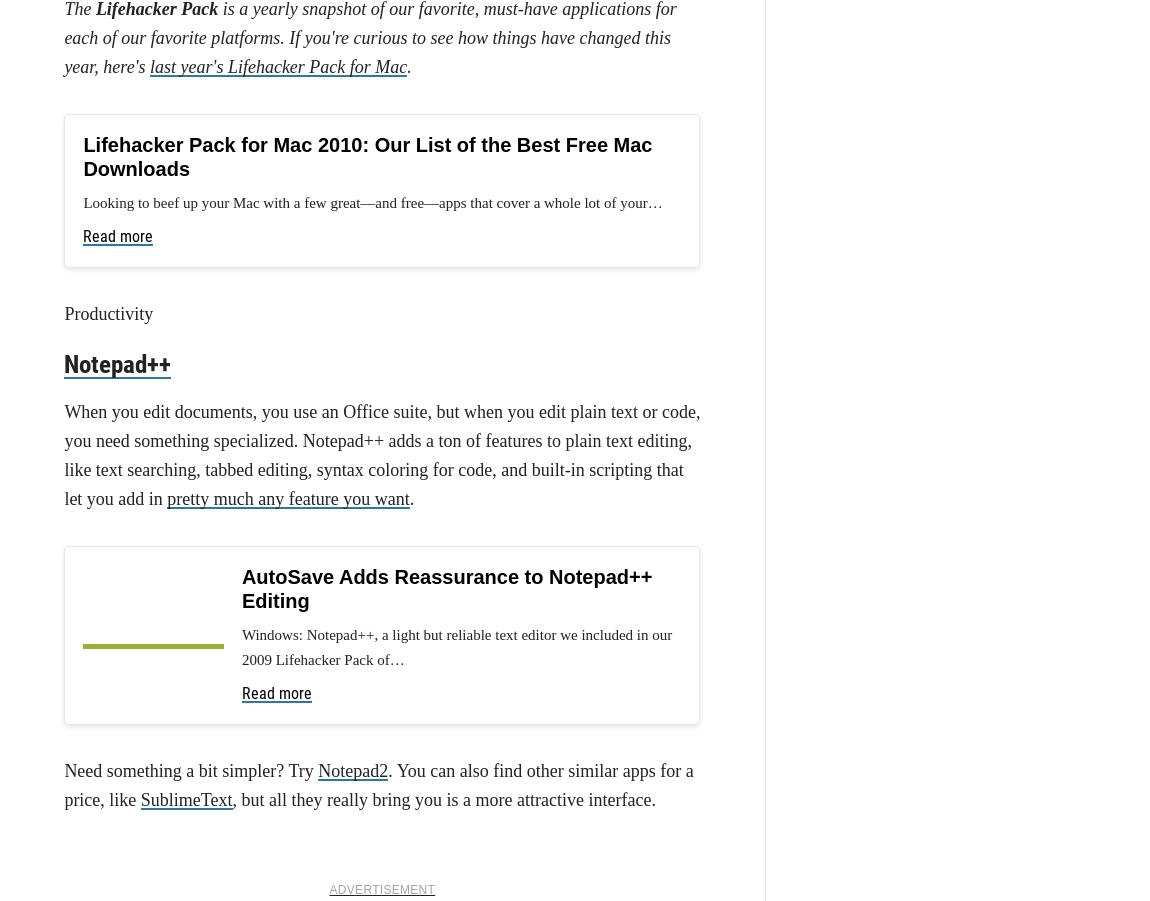  I want to click on 'Postbox', so click(355, 444).